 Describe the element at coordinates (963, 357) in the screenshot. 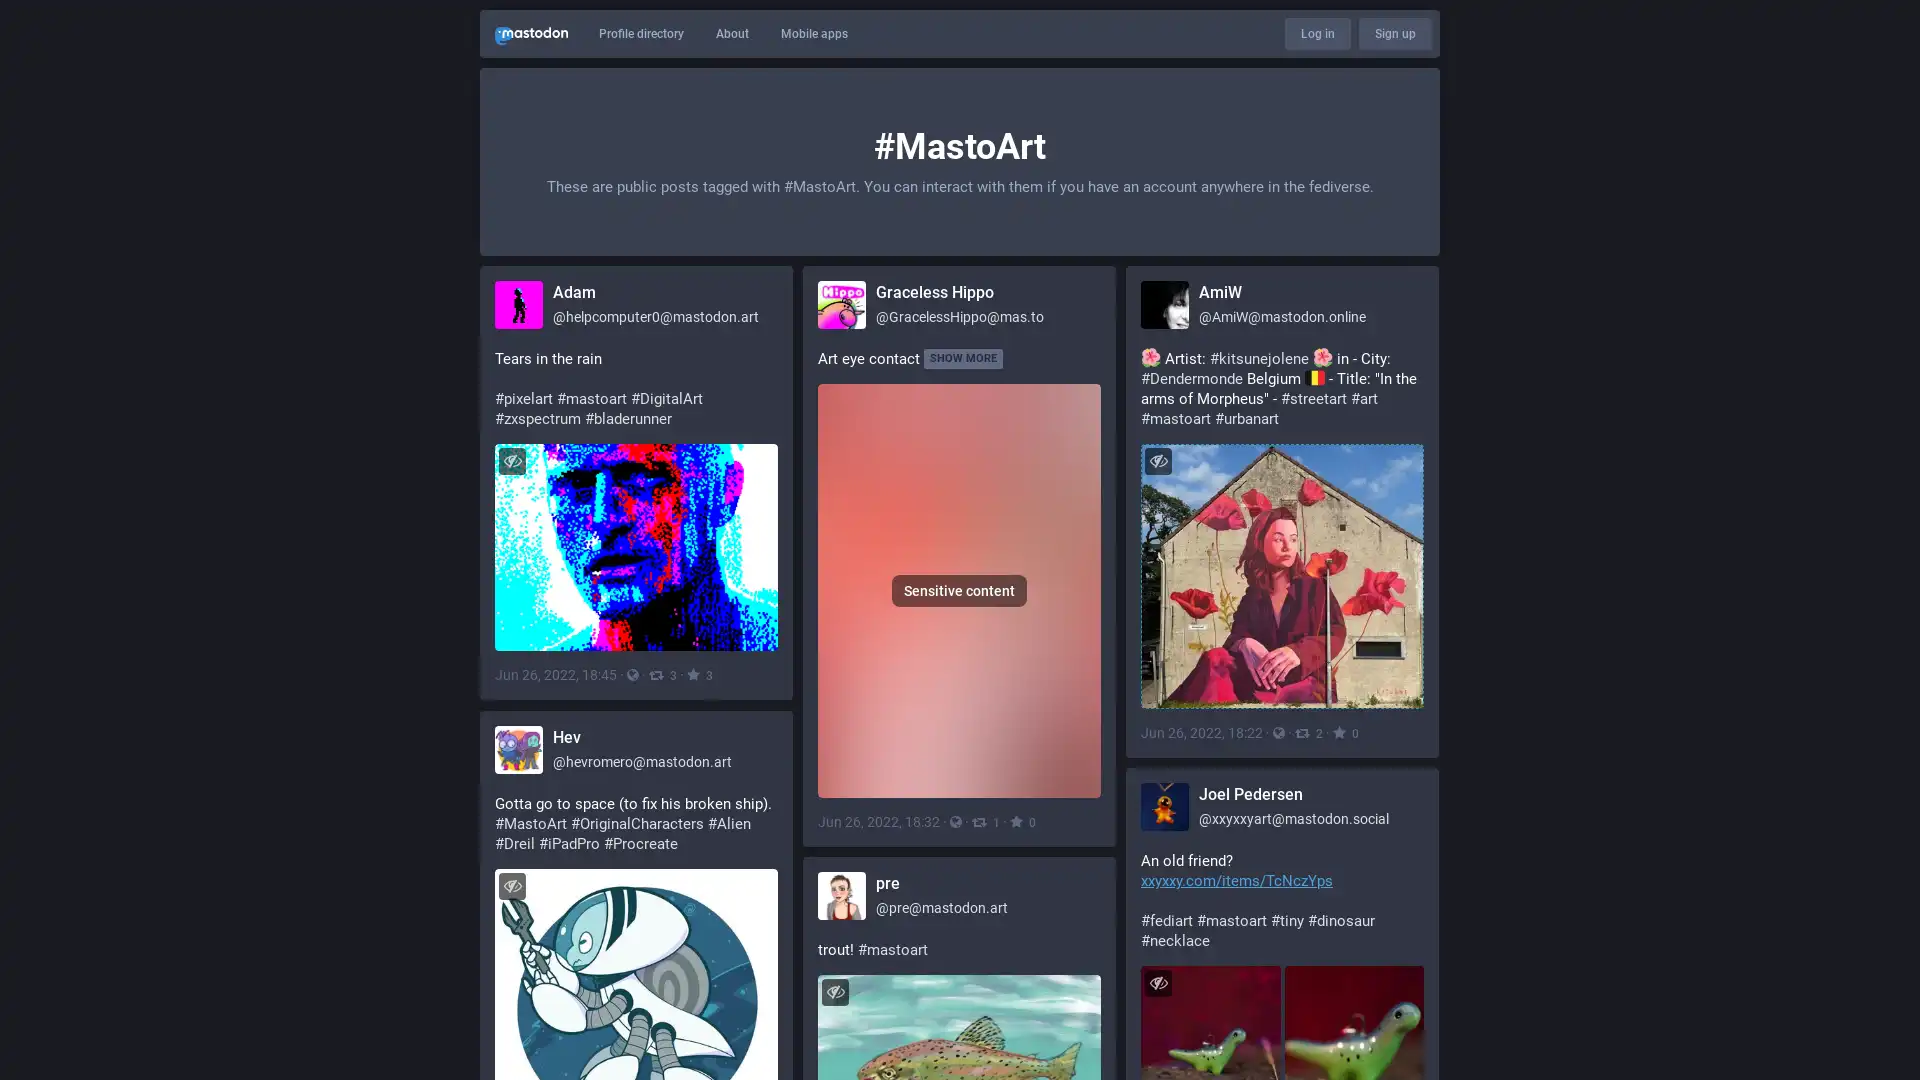

I see `SHOW MORE` at that location.